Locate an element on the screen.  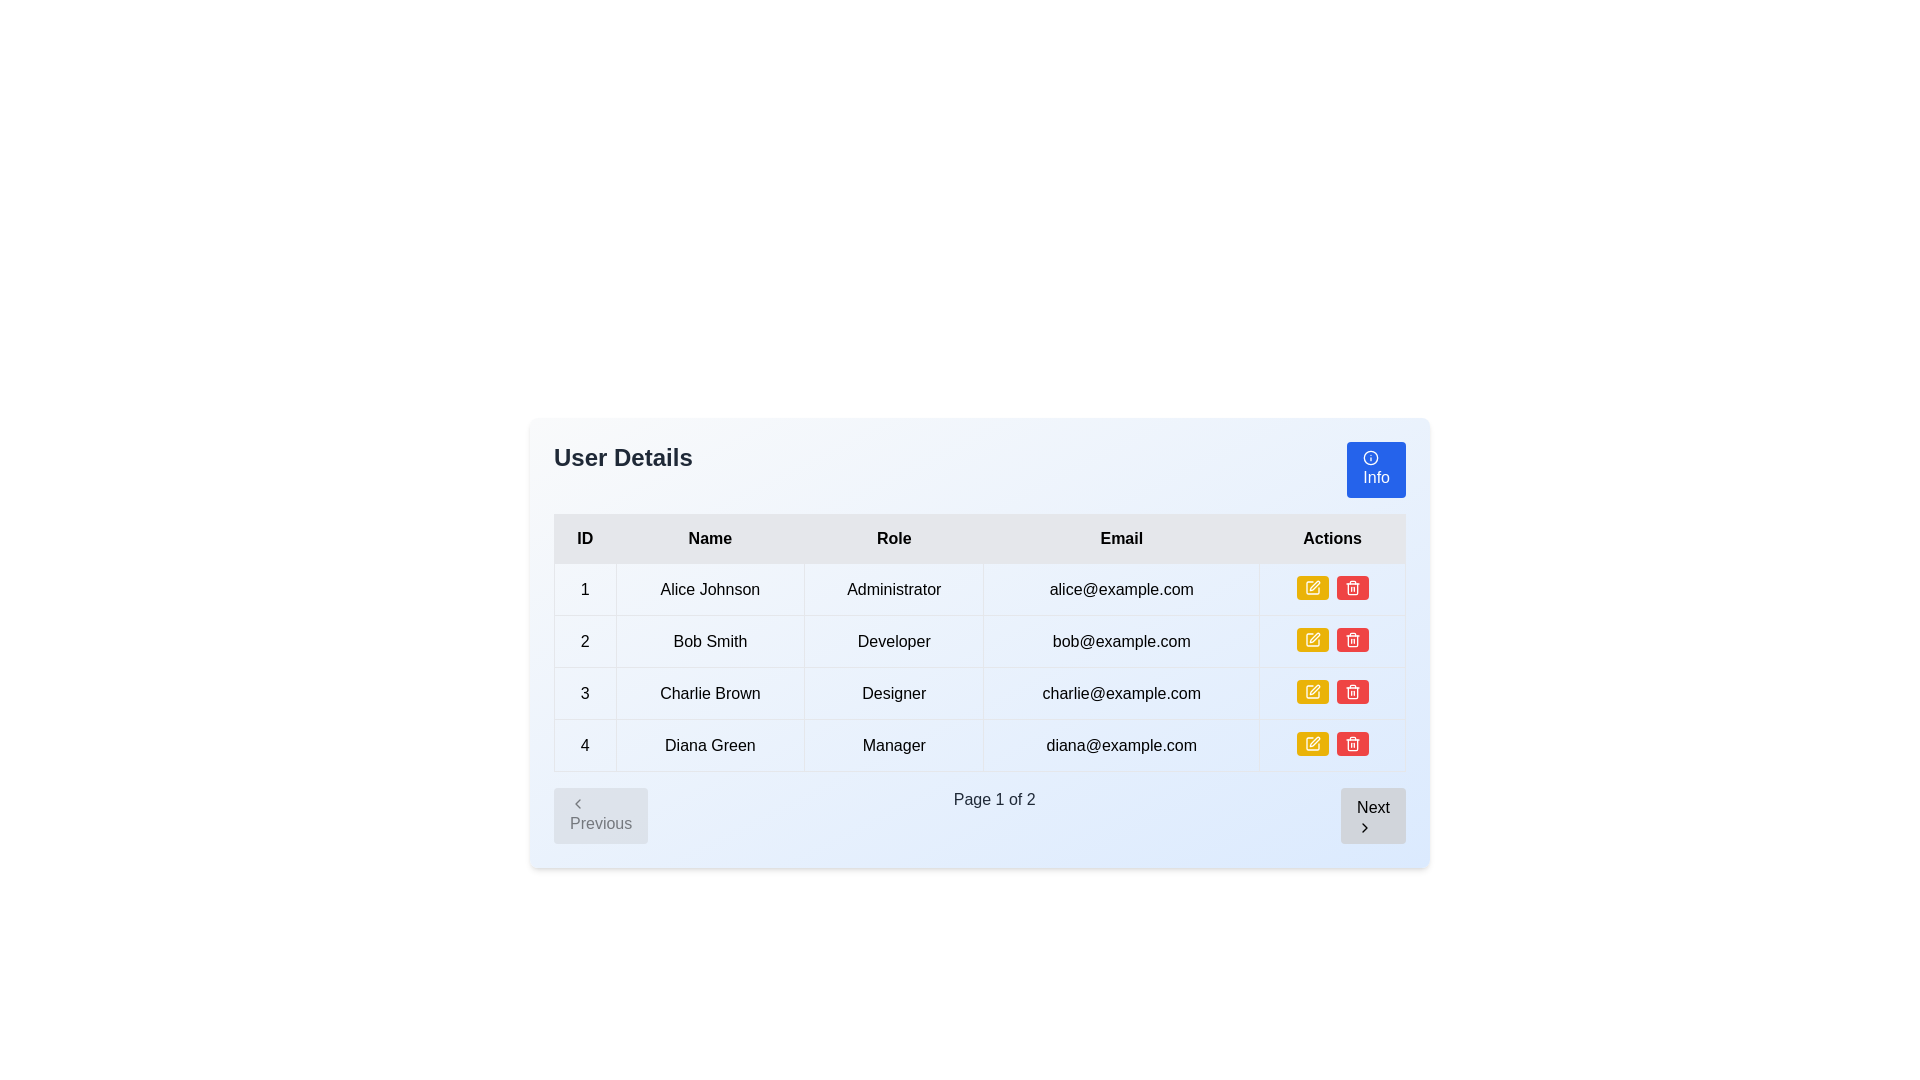
the entire row containing the numerical value '3' in the ID column of the data table for related actions is located at coordinates (584, 692).